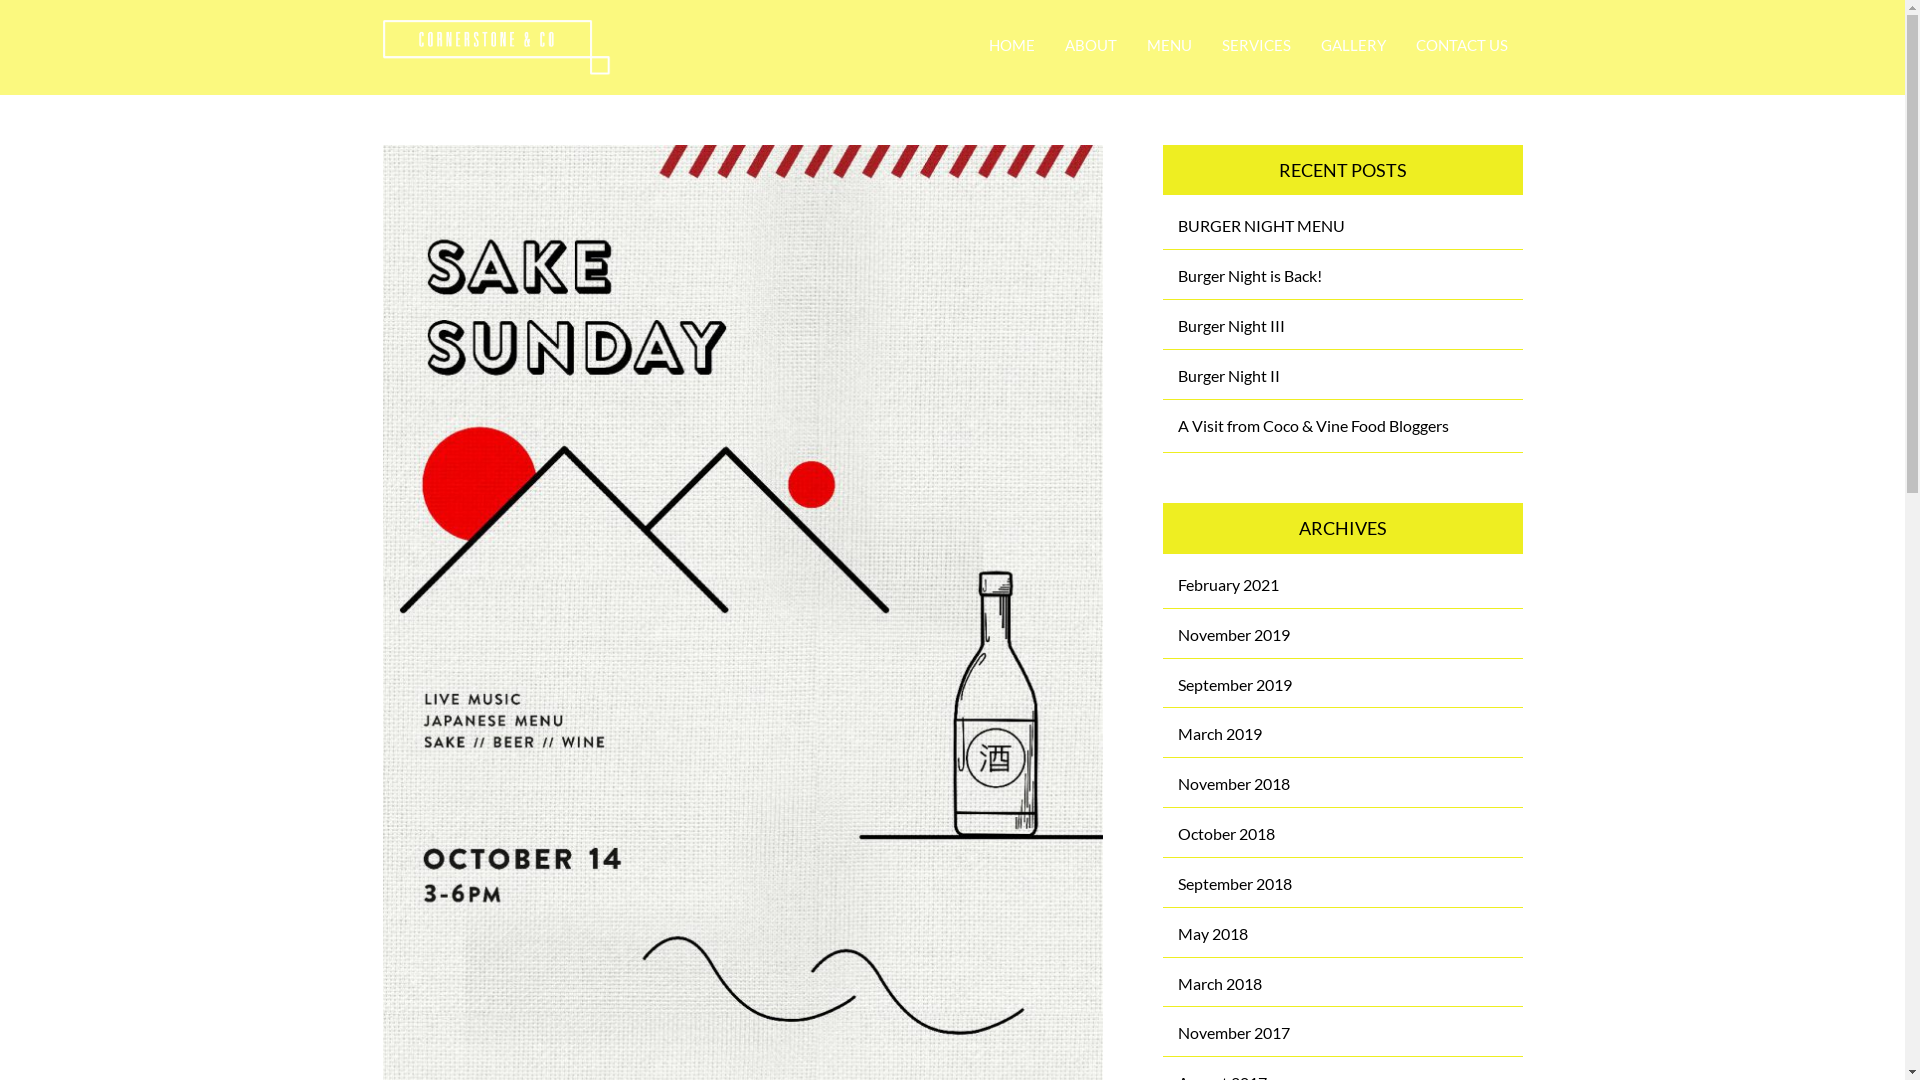 The width and height of the screenshot is (1920, 1080). What do you see at coordinates (1248, 275) in the screenshot?
I see `'Burger Night is Back!'` at bounding box center [1248, 275].